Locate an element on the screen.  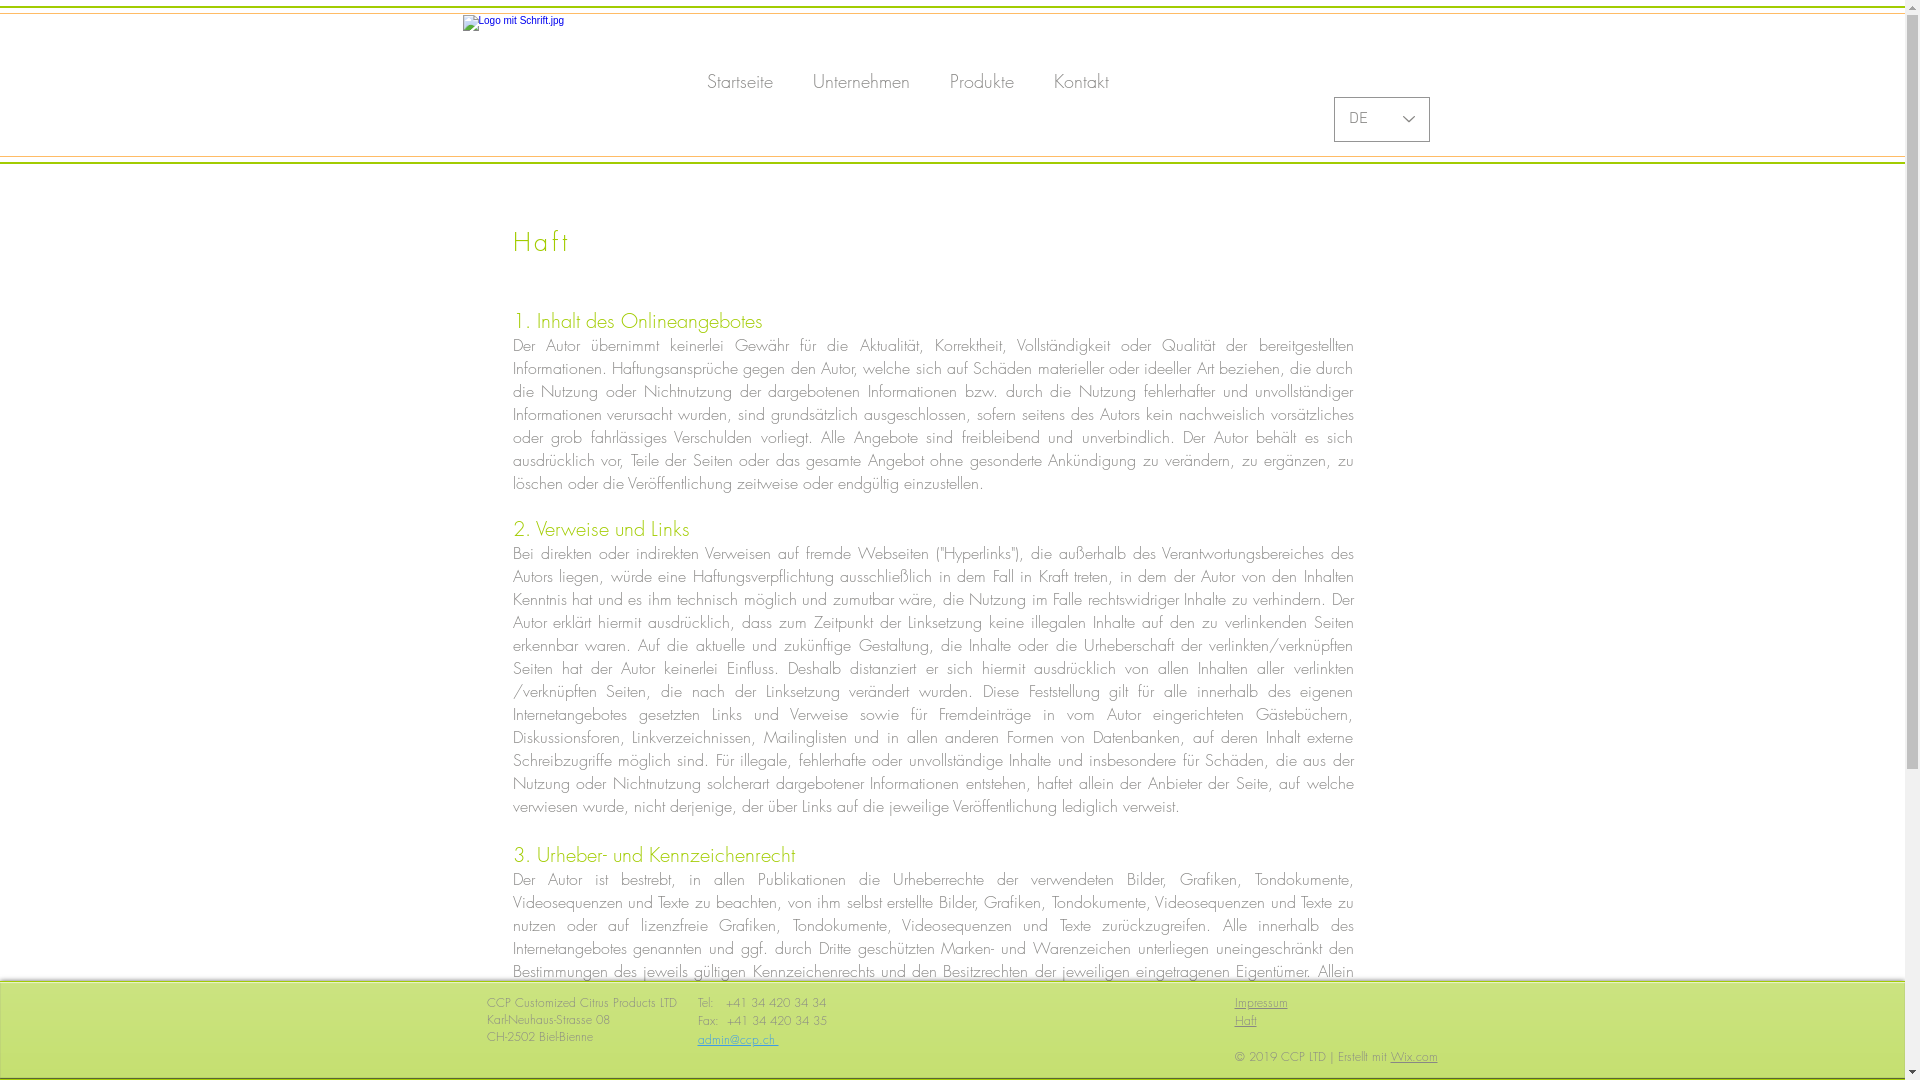
'Kontakt' is located at coordinates (1080, 80).